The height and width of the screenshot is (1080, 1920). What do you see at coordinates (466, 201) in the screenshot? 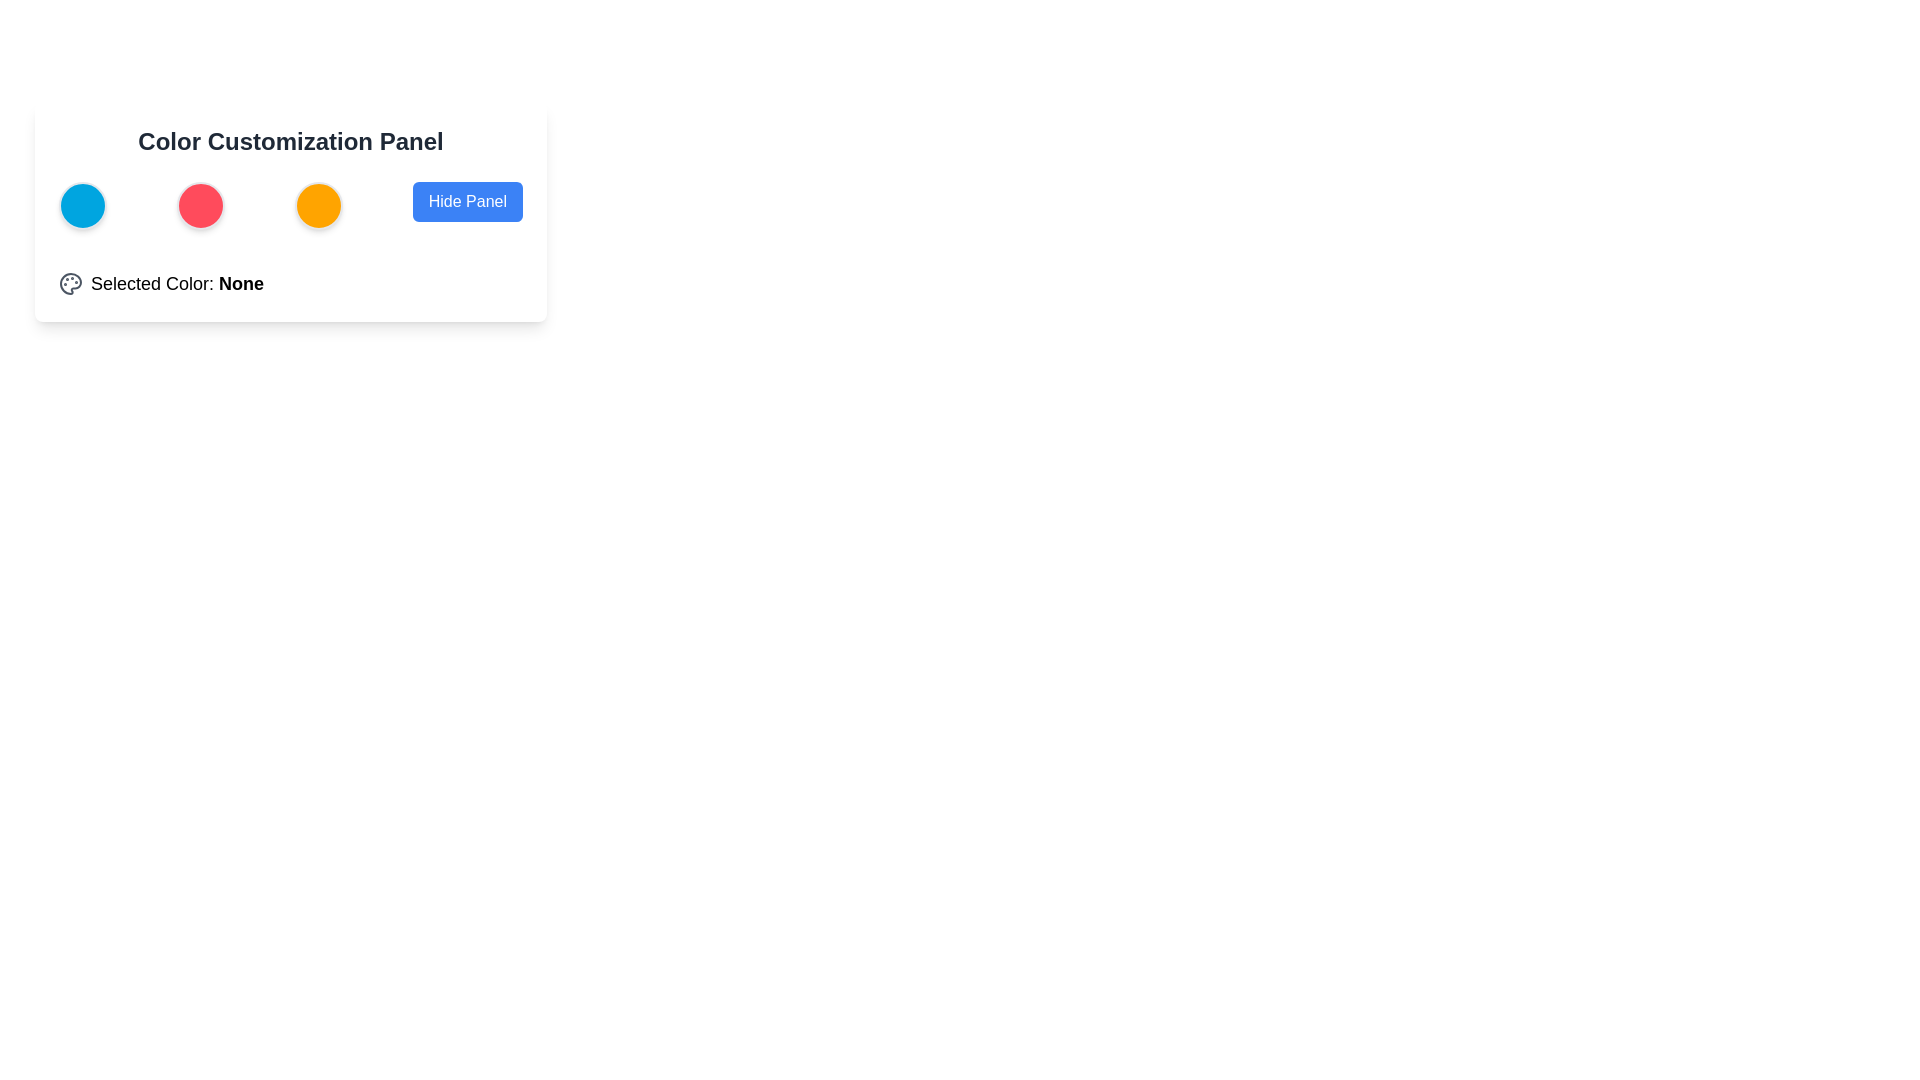
I see `the 'Hide Panel' button, which is a white text button on a blue background with rounded corners, located in the 'Color Customization Panel' section` at bounding box center [466, 201].